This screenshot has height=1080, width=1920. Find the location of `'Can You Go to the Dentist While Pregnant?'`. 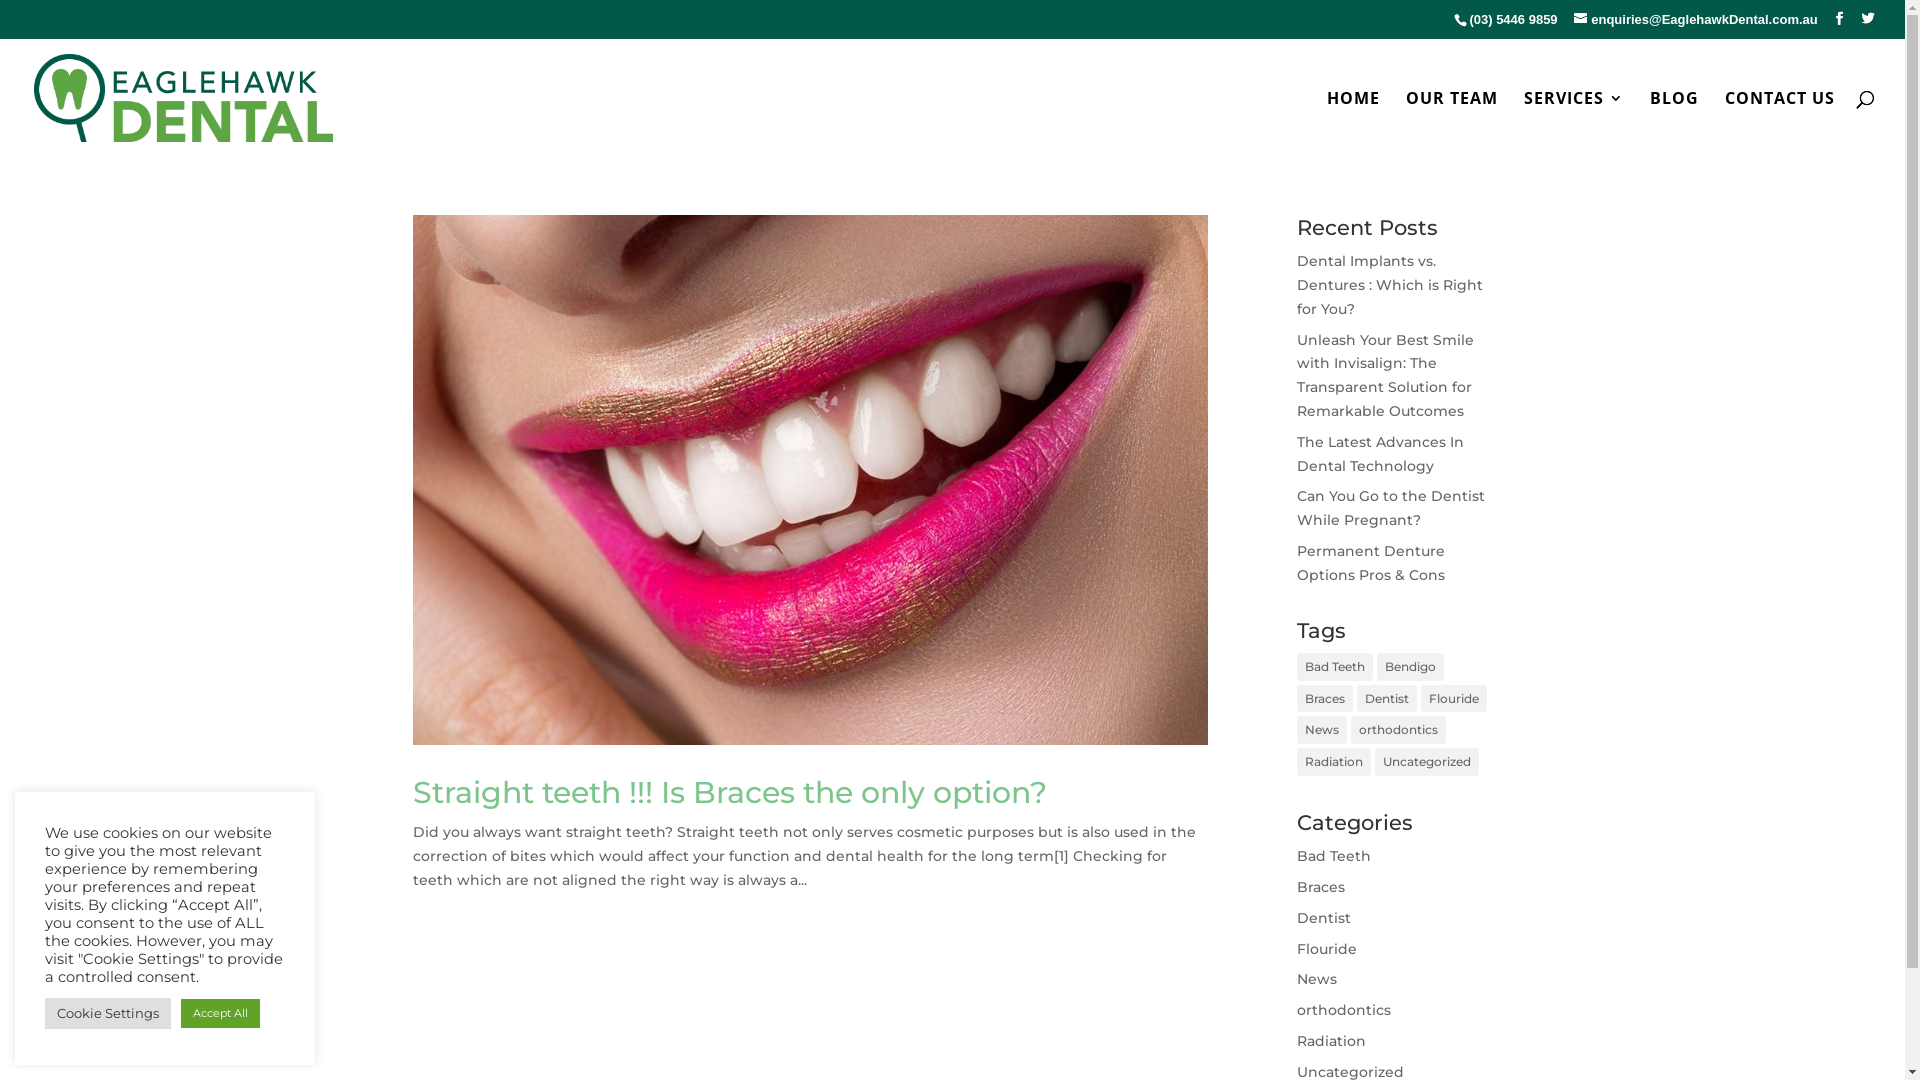

'Can You Go to the Dentist While Pregnant?' is located at coordinates (1390, 507).